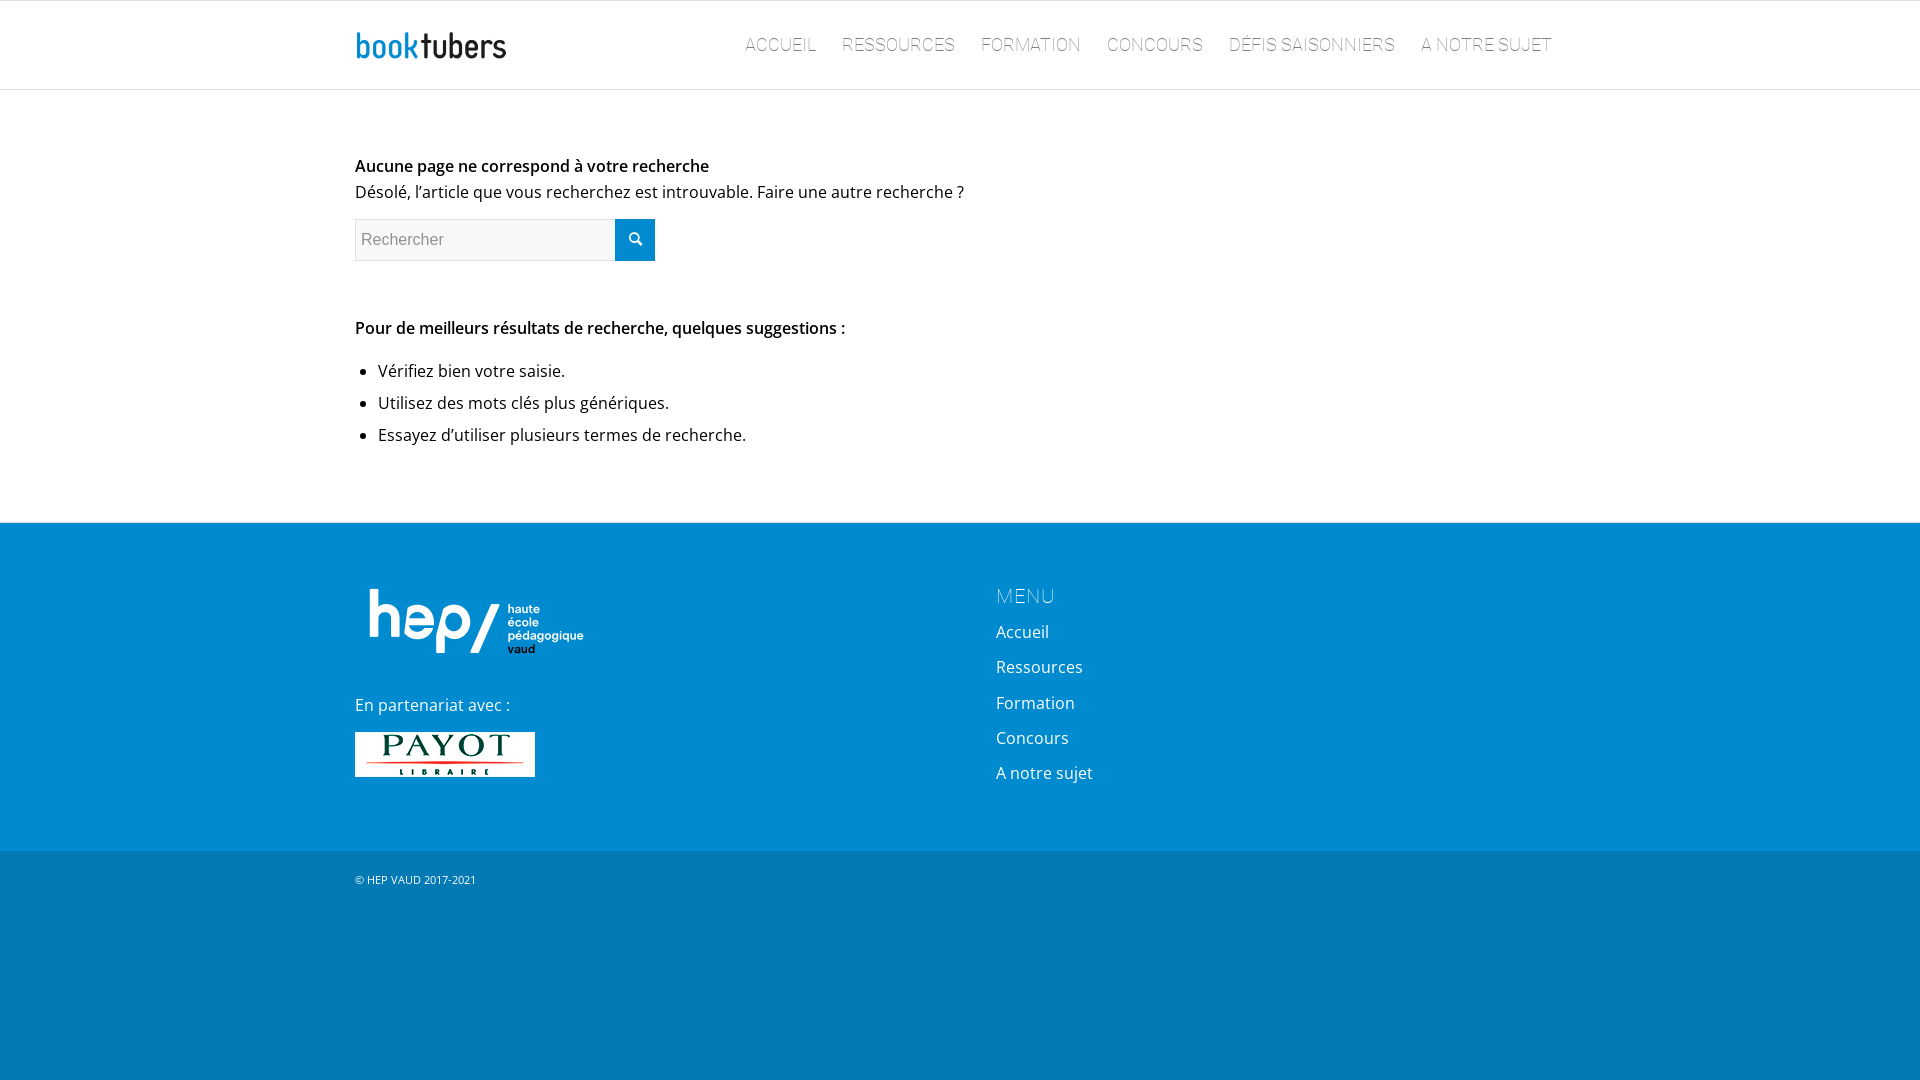  I want to click on 'Payot', so click(444, 754).